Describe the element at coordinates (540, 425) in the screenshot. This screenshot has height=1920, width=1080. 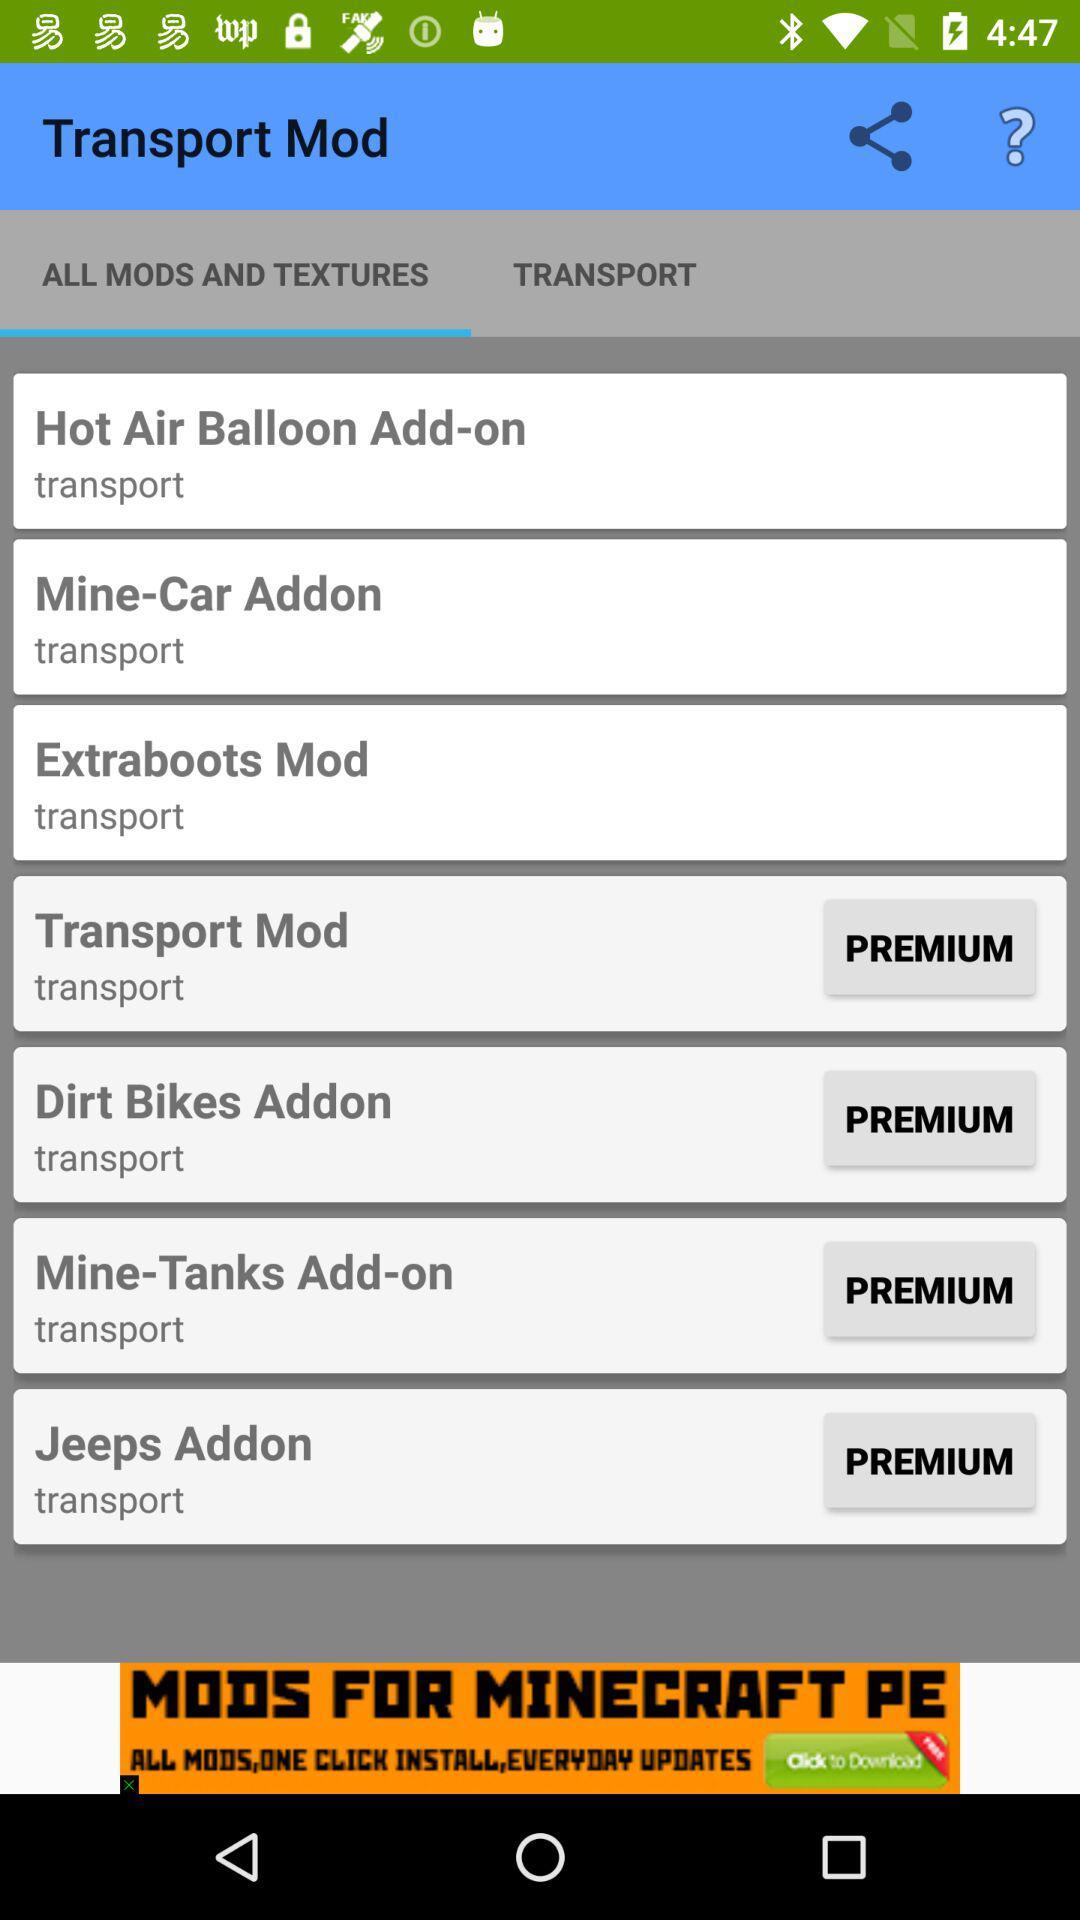
I see `item above the transport icon` at that location.